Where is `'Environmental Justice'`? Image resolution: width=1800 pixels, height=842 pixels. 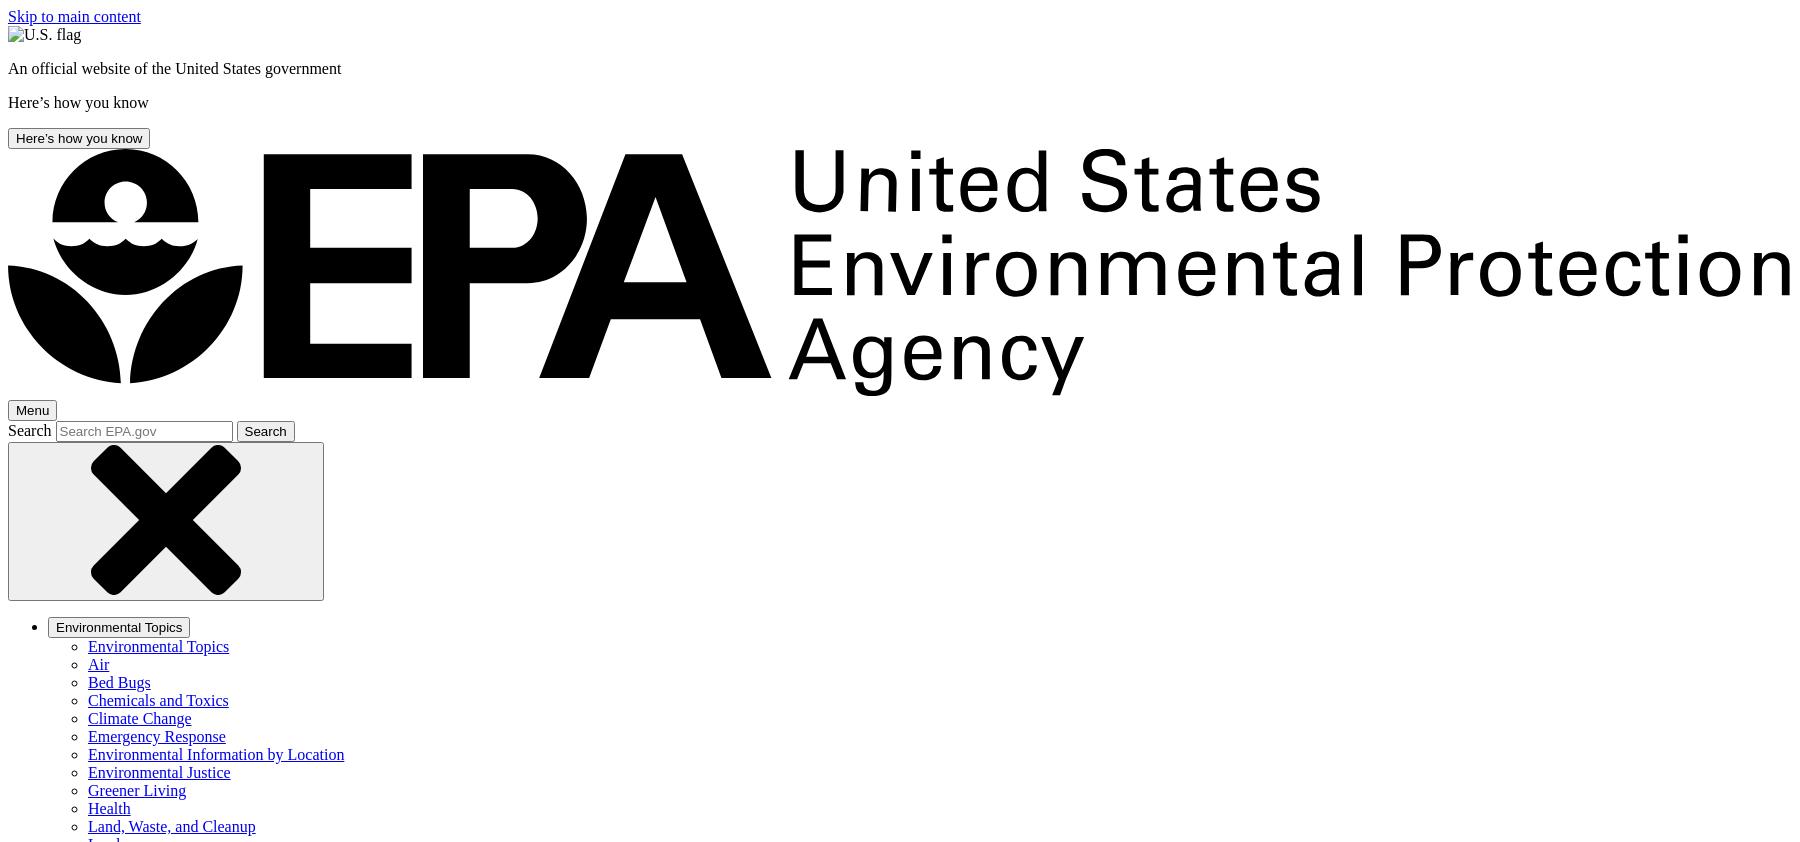
'Environmental Justice' is located at coordinates (158, 772).